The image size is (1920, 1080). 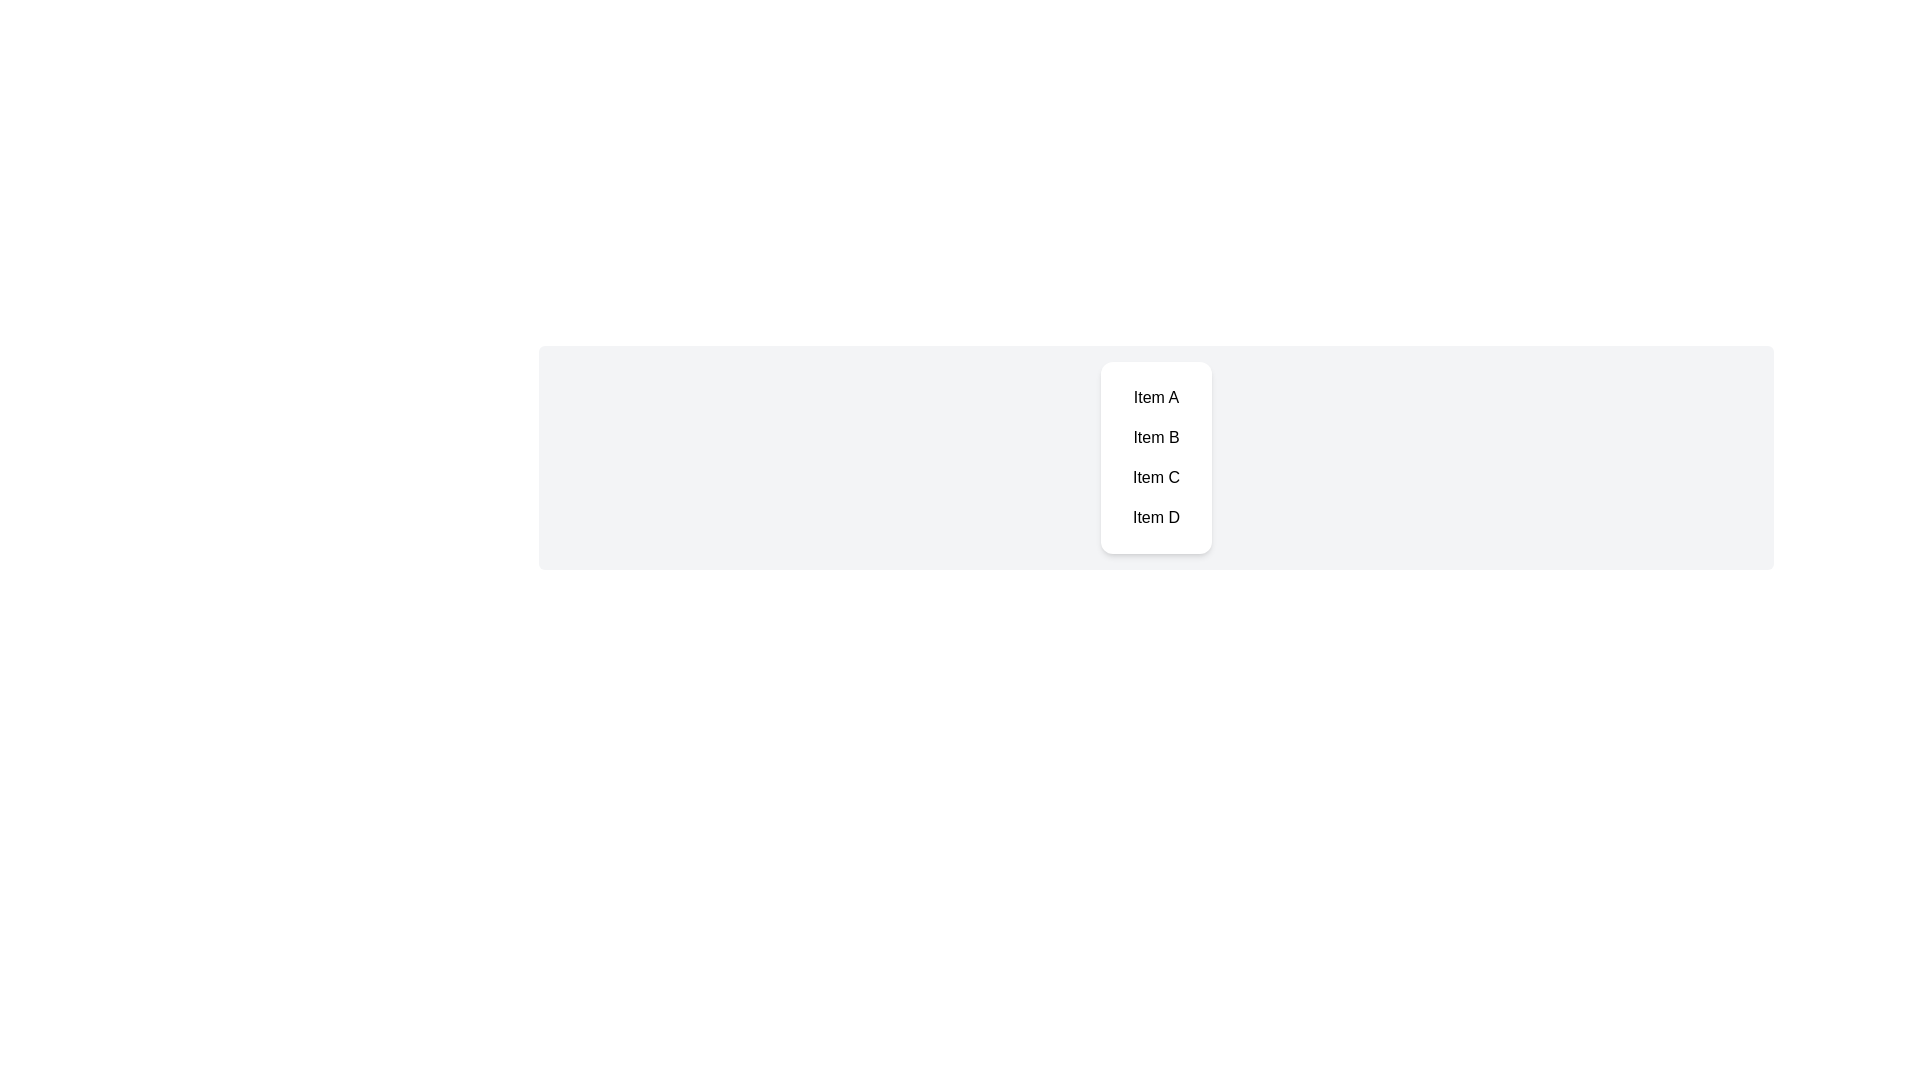 What do you see at coordinates (1156, 478) in the screenshot?
I see `the item labeled Item C to observe its hover effect` at bounding box center [1156, 478].